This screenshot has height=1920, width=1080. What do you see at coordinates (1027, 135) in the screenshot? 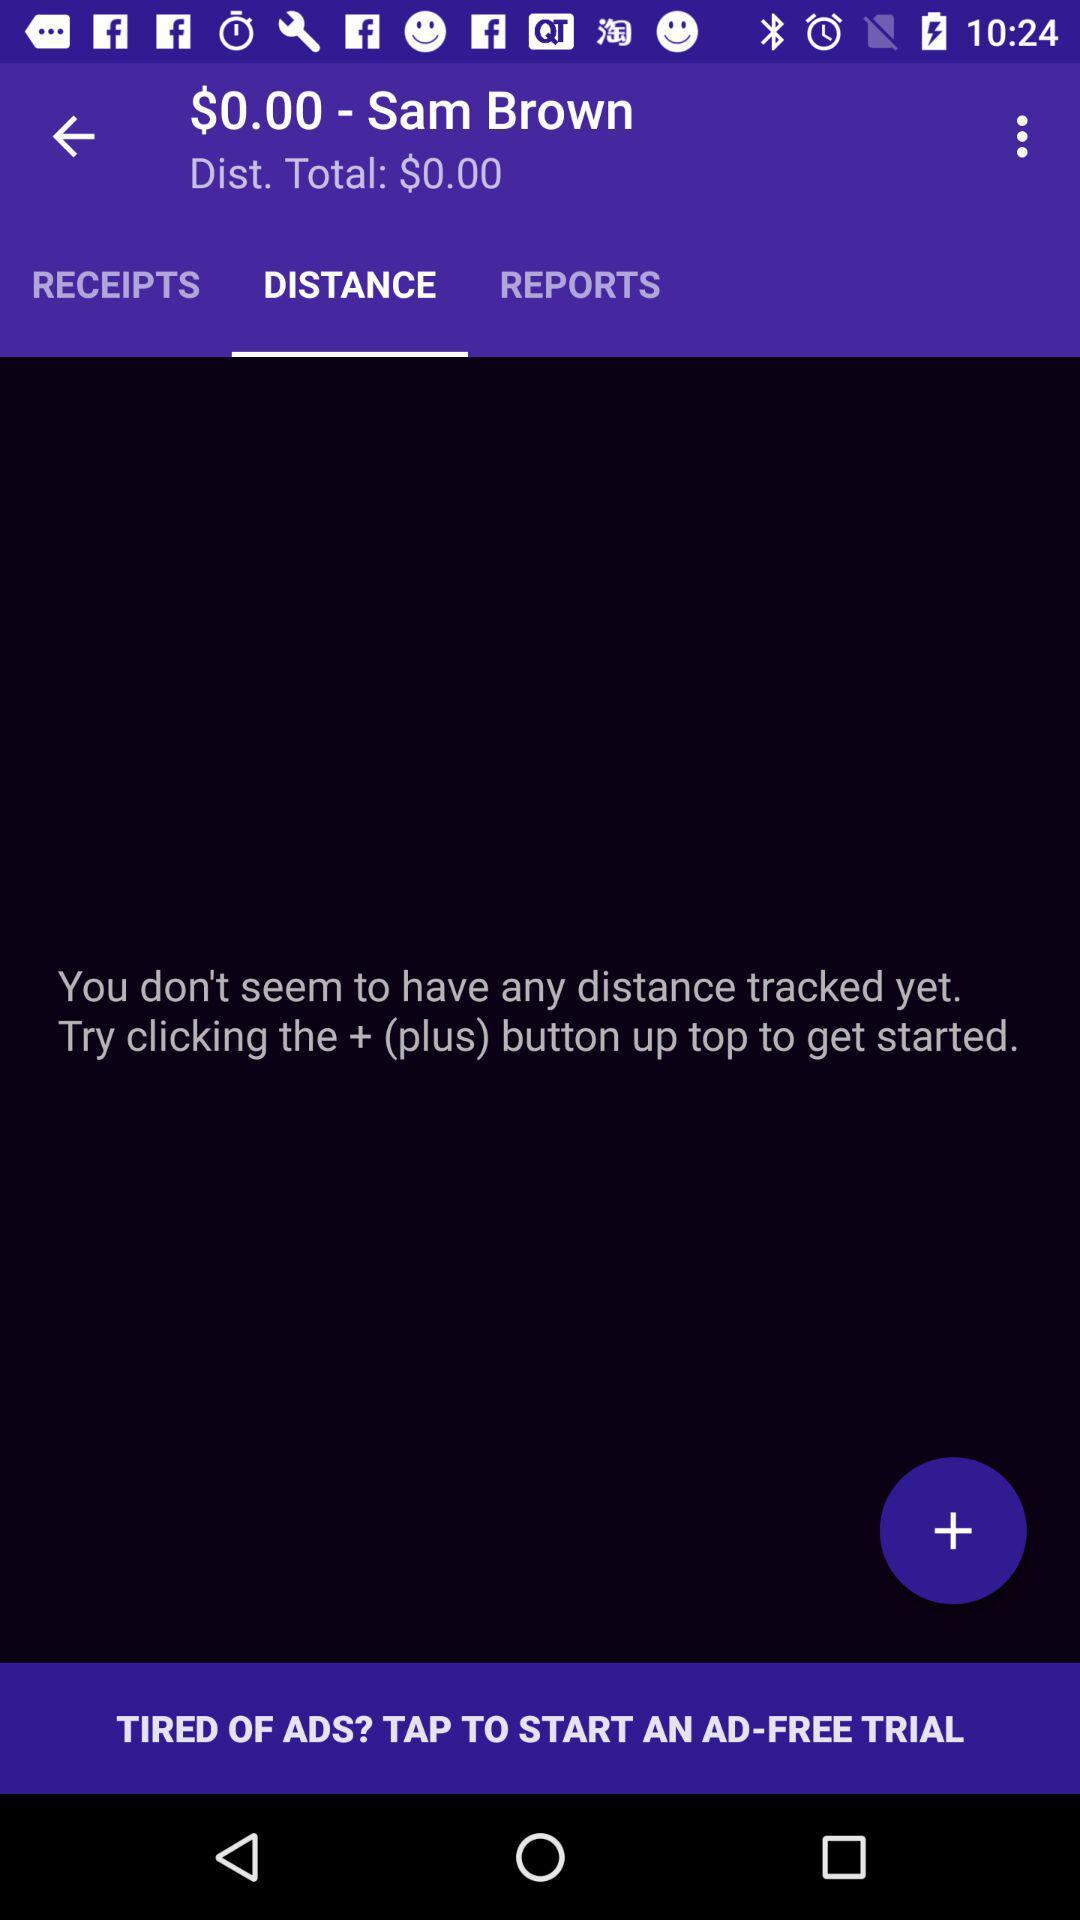
I see `icon to the right of reports item` at bounding box center [1027, 135].